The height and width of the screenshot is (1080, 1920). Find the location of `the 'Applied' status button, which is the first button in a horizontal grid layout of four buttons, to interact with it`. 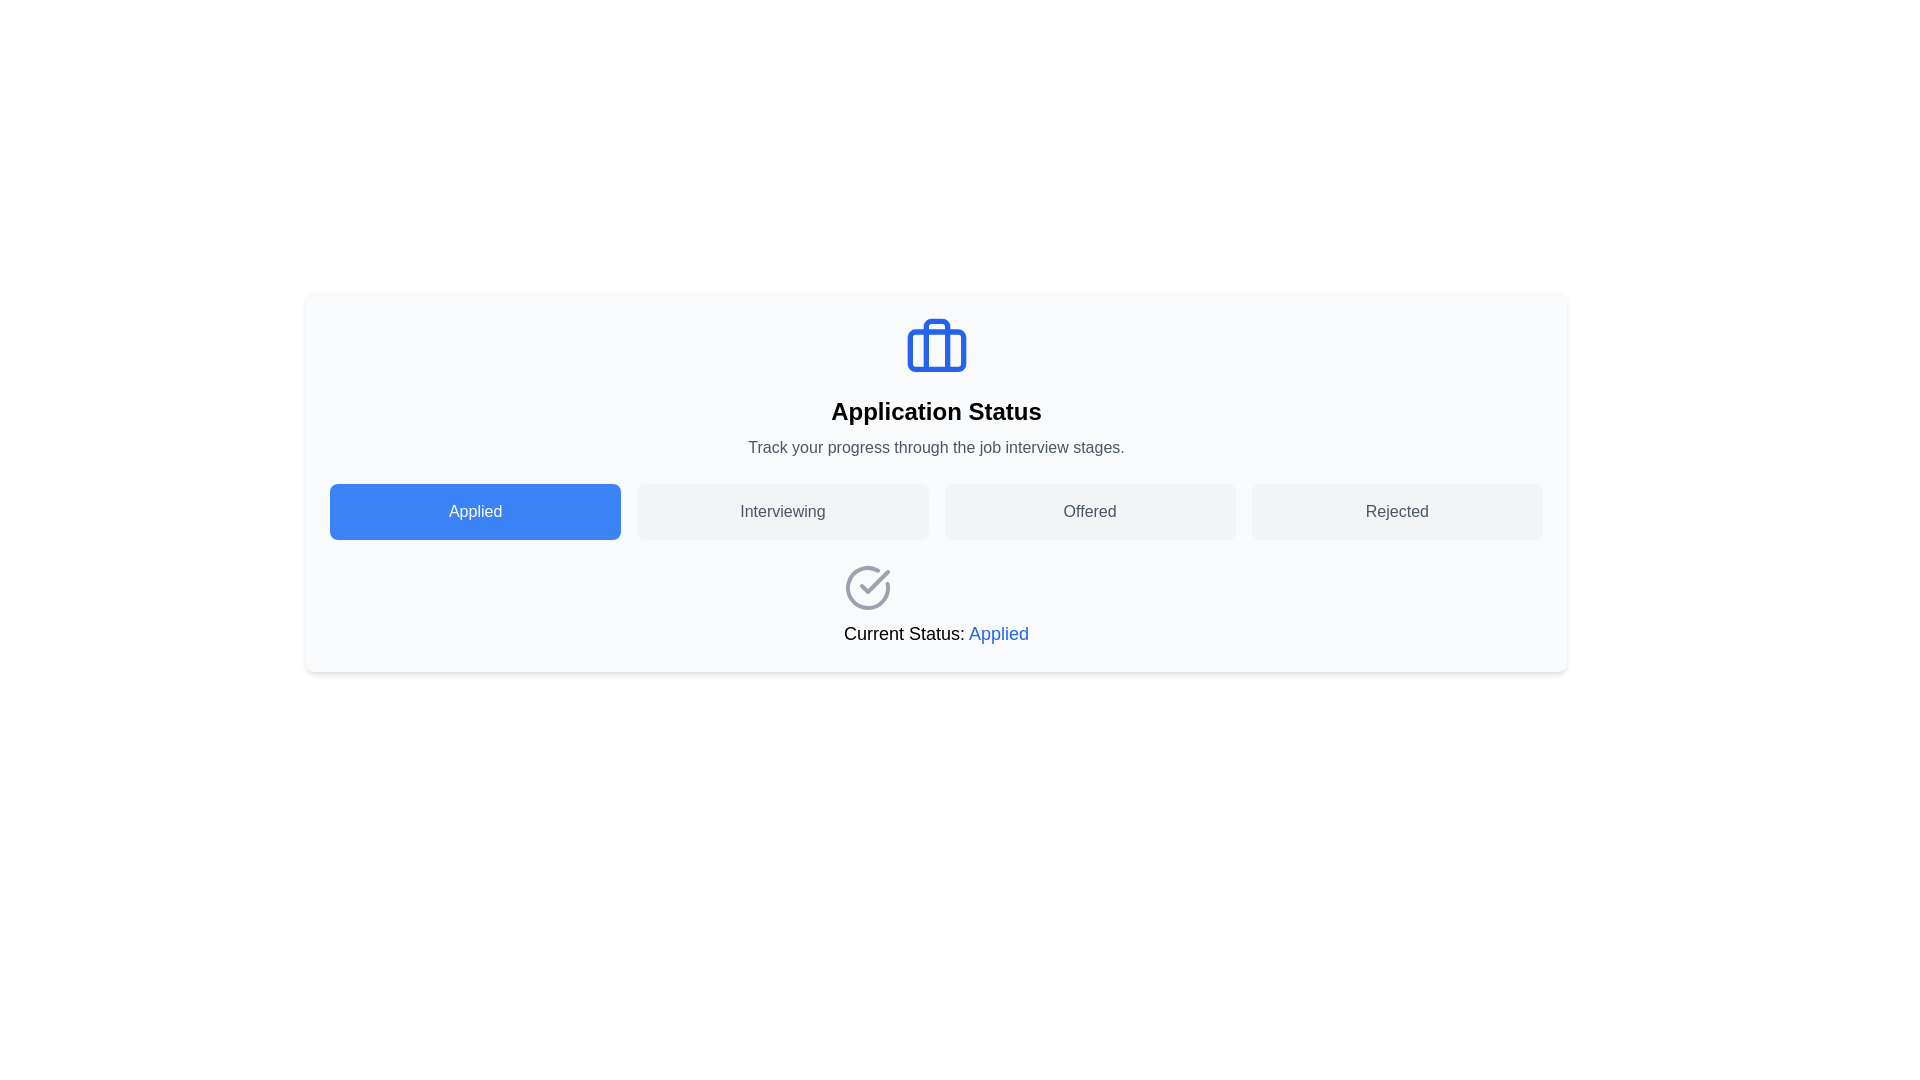

the 'Applied' status button, which is the first button in a horizontal grid layout of four buttons, to interact with it is located at coordinates (474, 511).